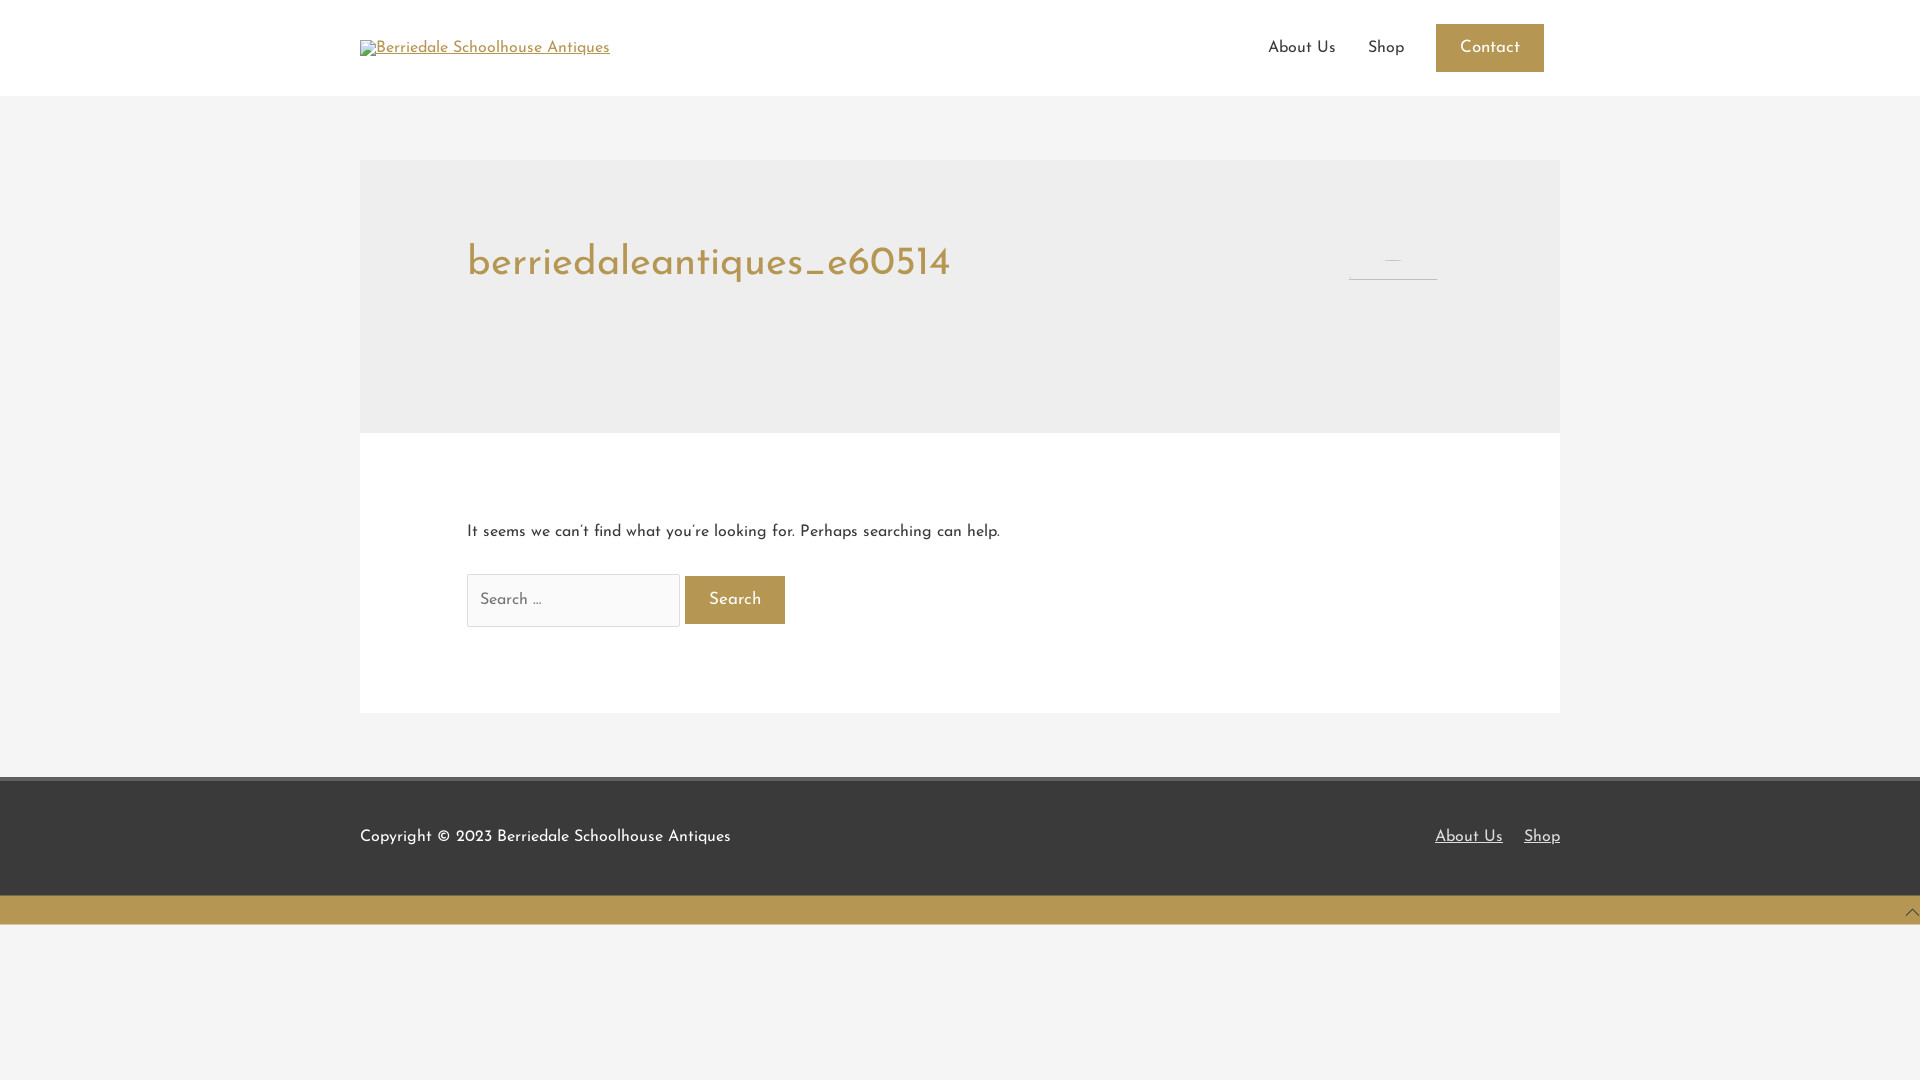  I want to click on 'Search', so click(733, 599).